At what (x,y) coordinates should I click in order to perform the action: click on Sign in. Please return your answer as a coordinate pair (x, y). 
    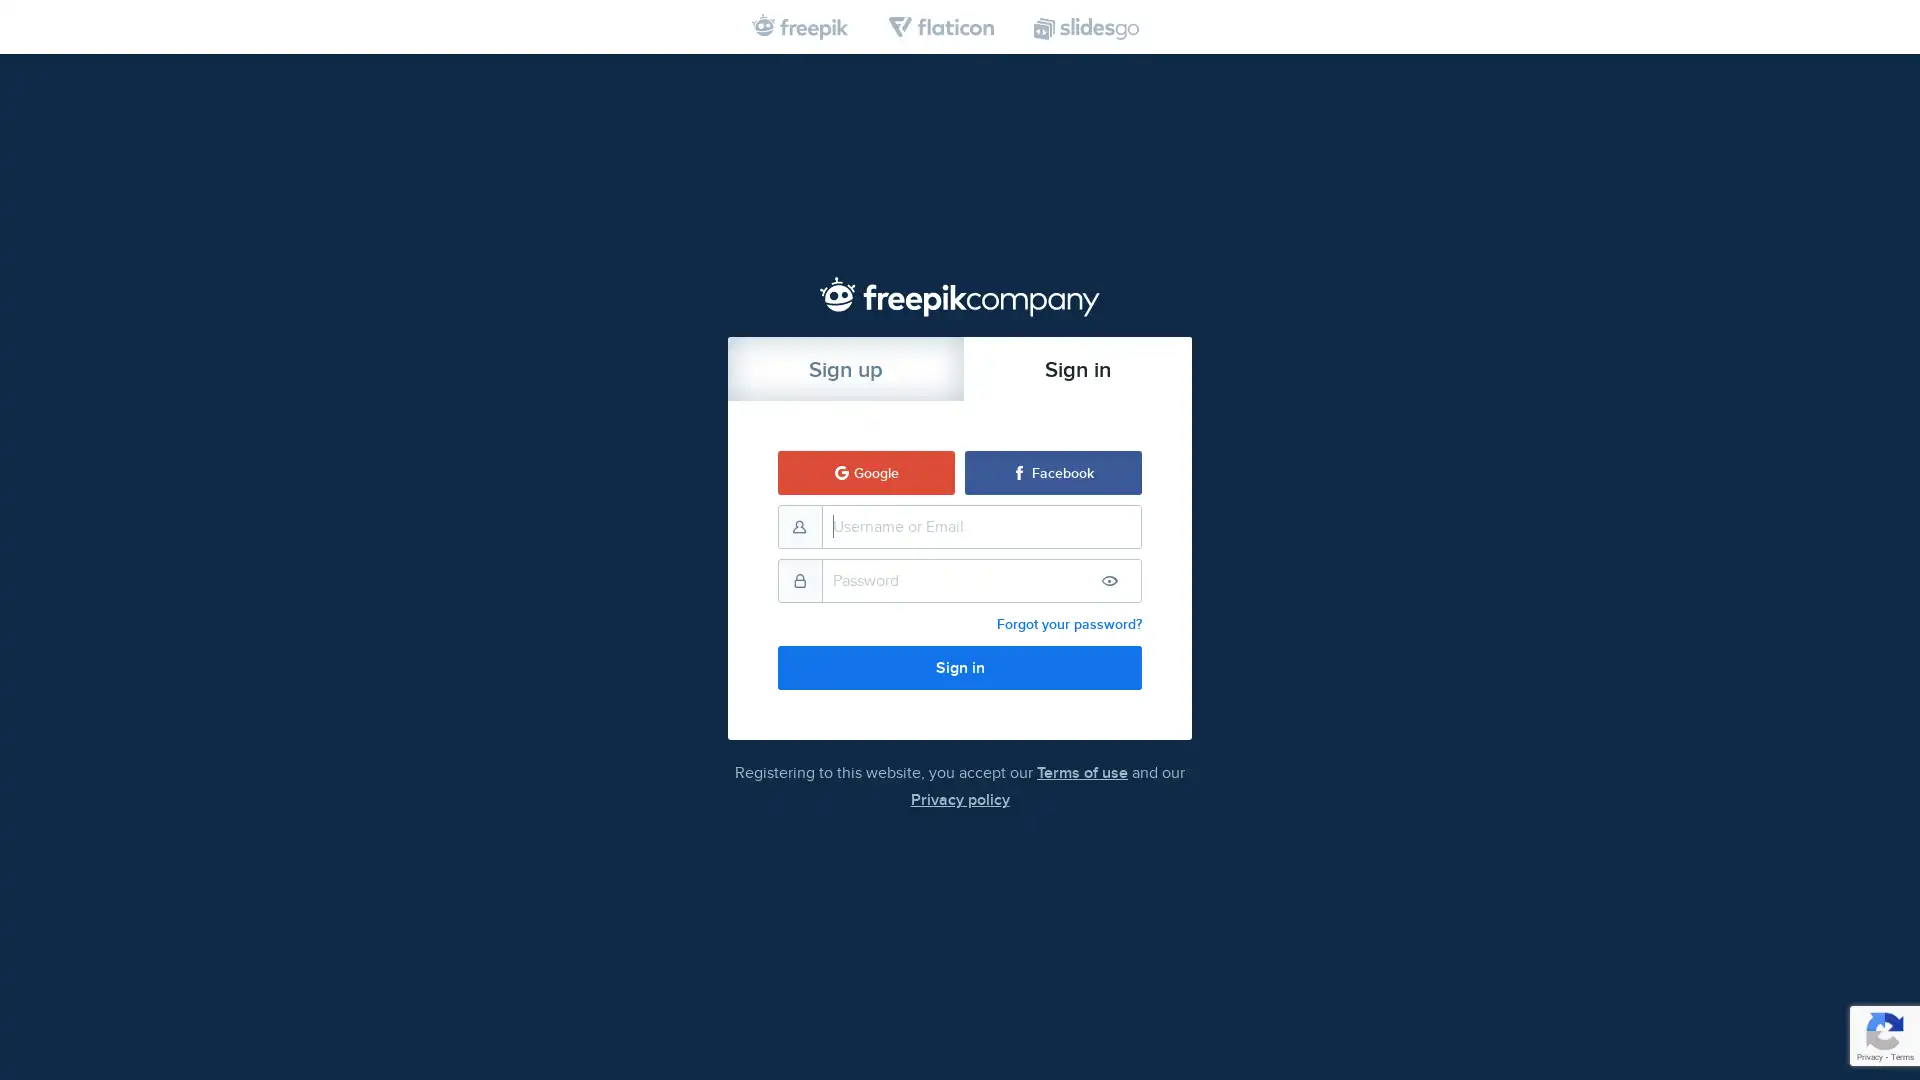
    Looking at the image, I should click on (960, 667).